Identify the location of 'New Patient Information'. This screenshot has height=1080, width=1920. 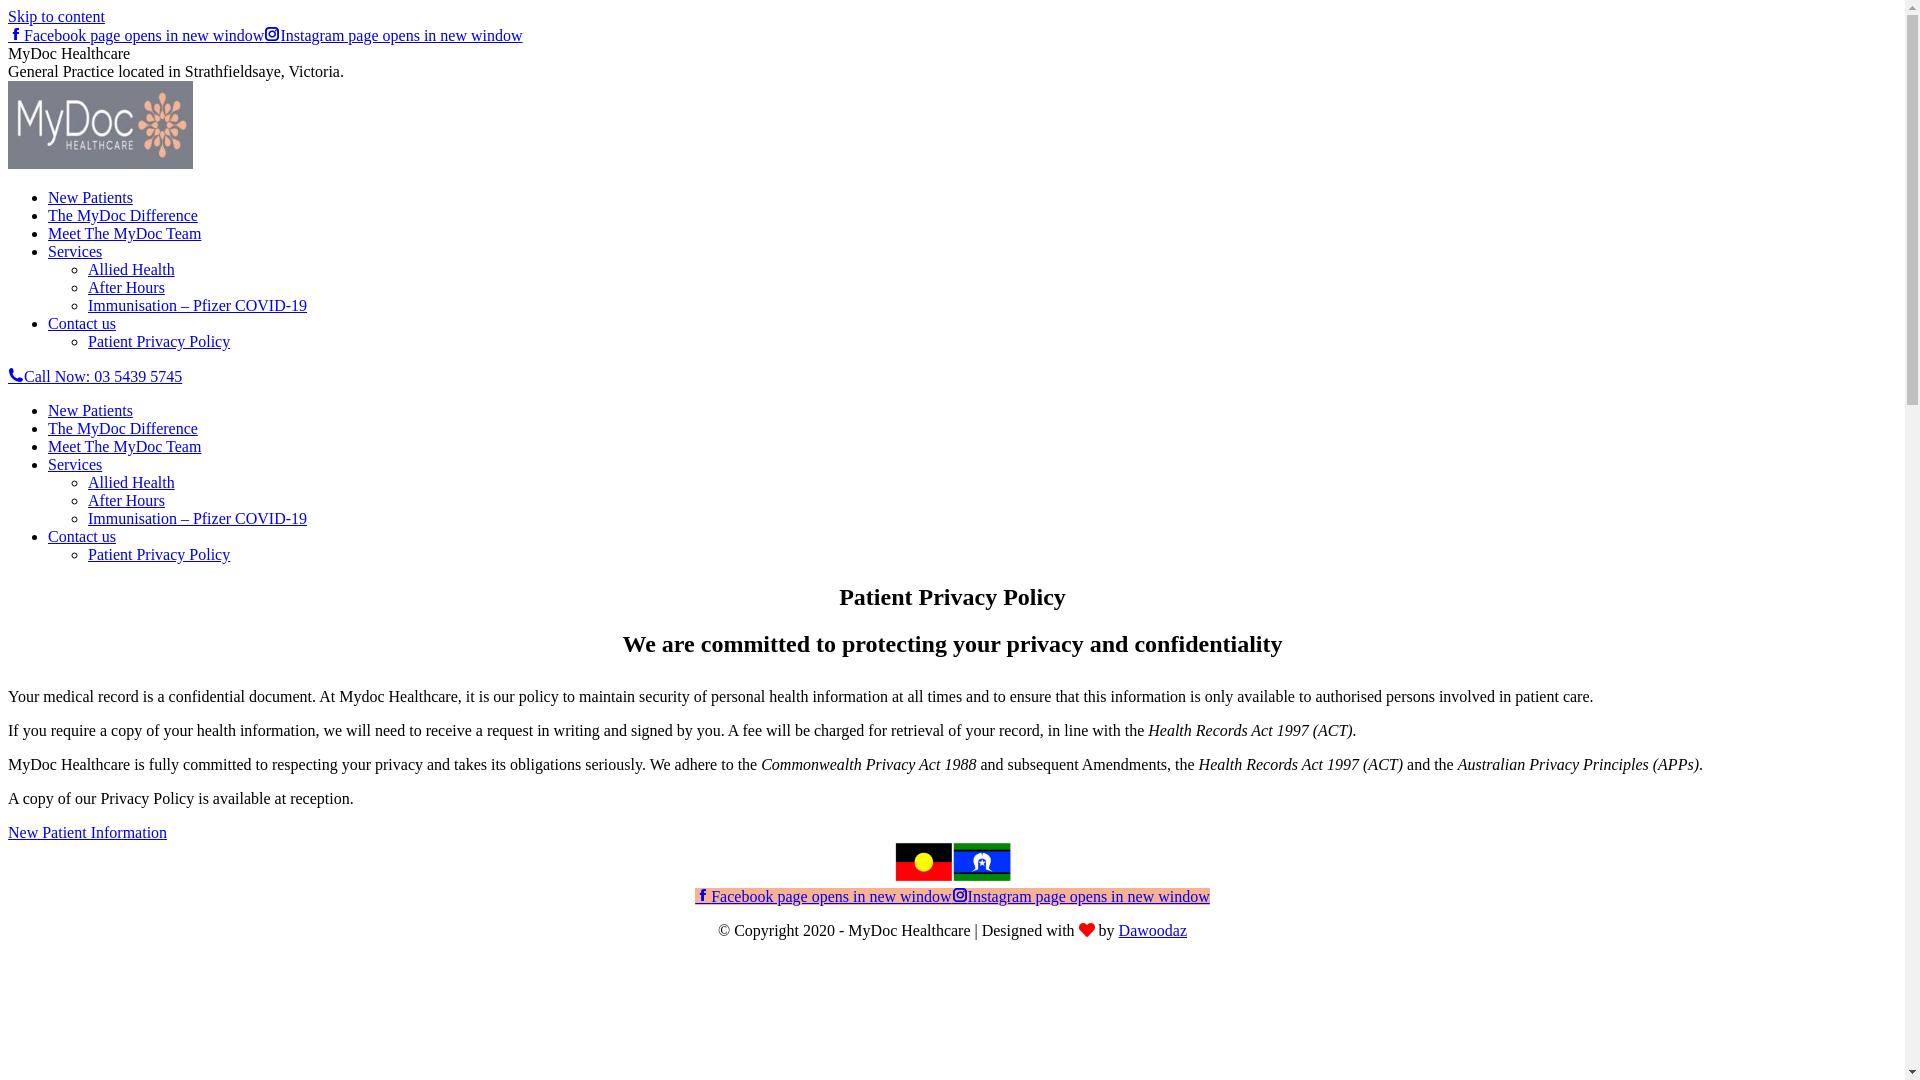
(86, 832).